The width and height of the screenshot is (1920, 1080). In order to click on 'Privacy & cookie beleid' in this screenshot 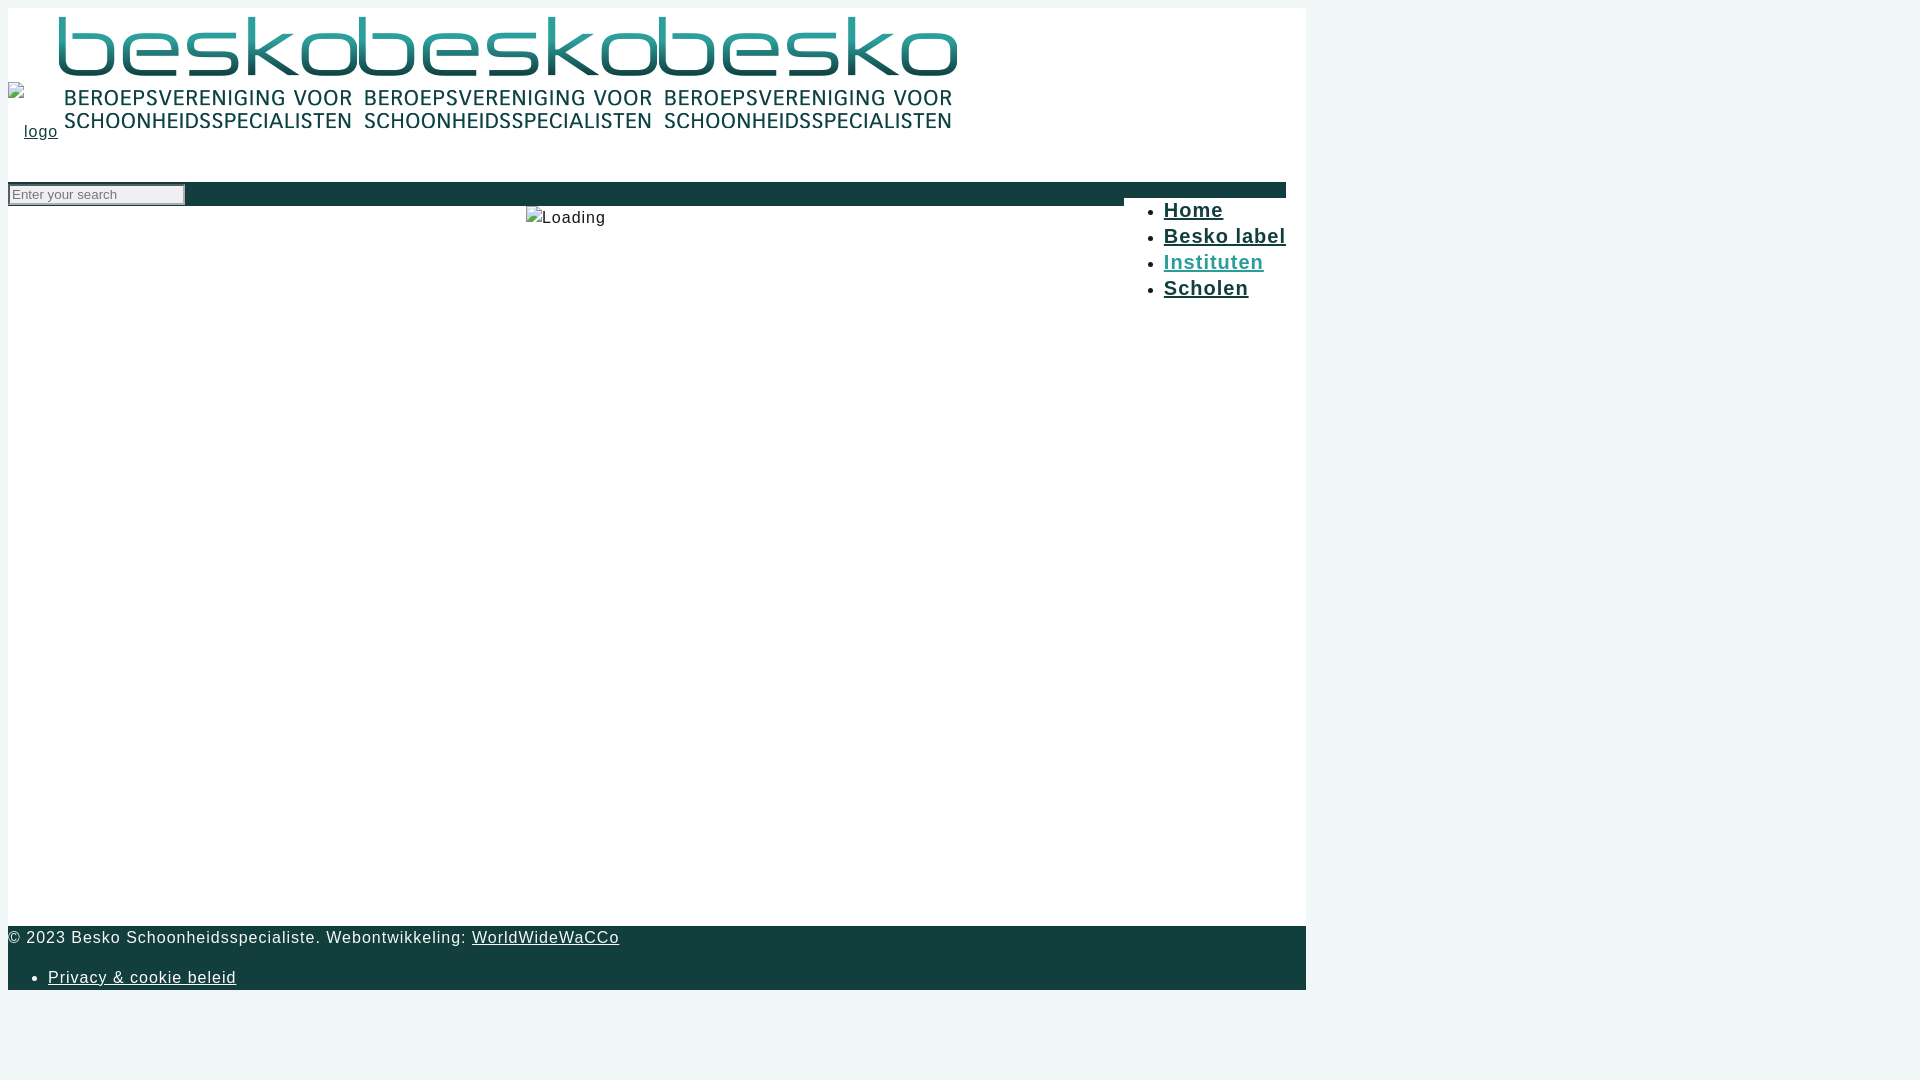, I will do `click(141, 976)`.